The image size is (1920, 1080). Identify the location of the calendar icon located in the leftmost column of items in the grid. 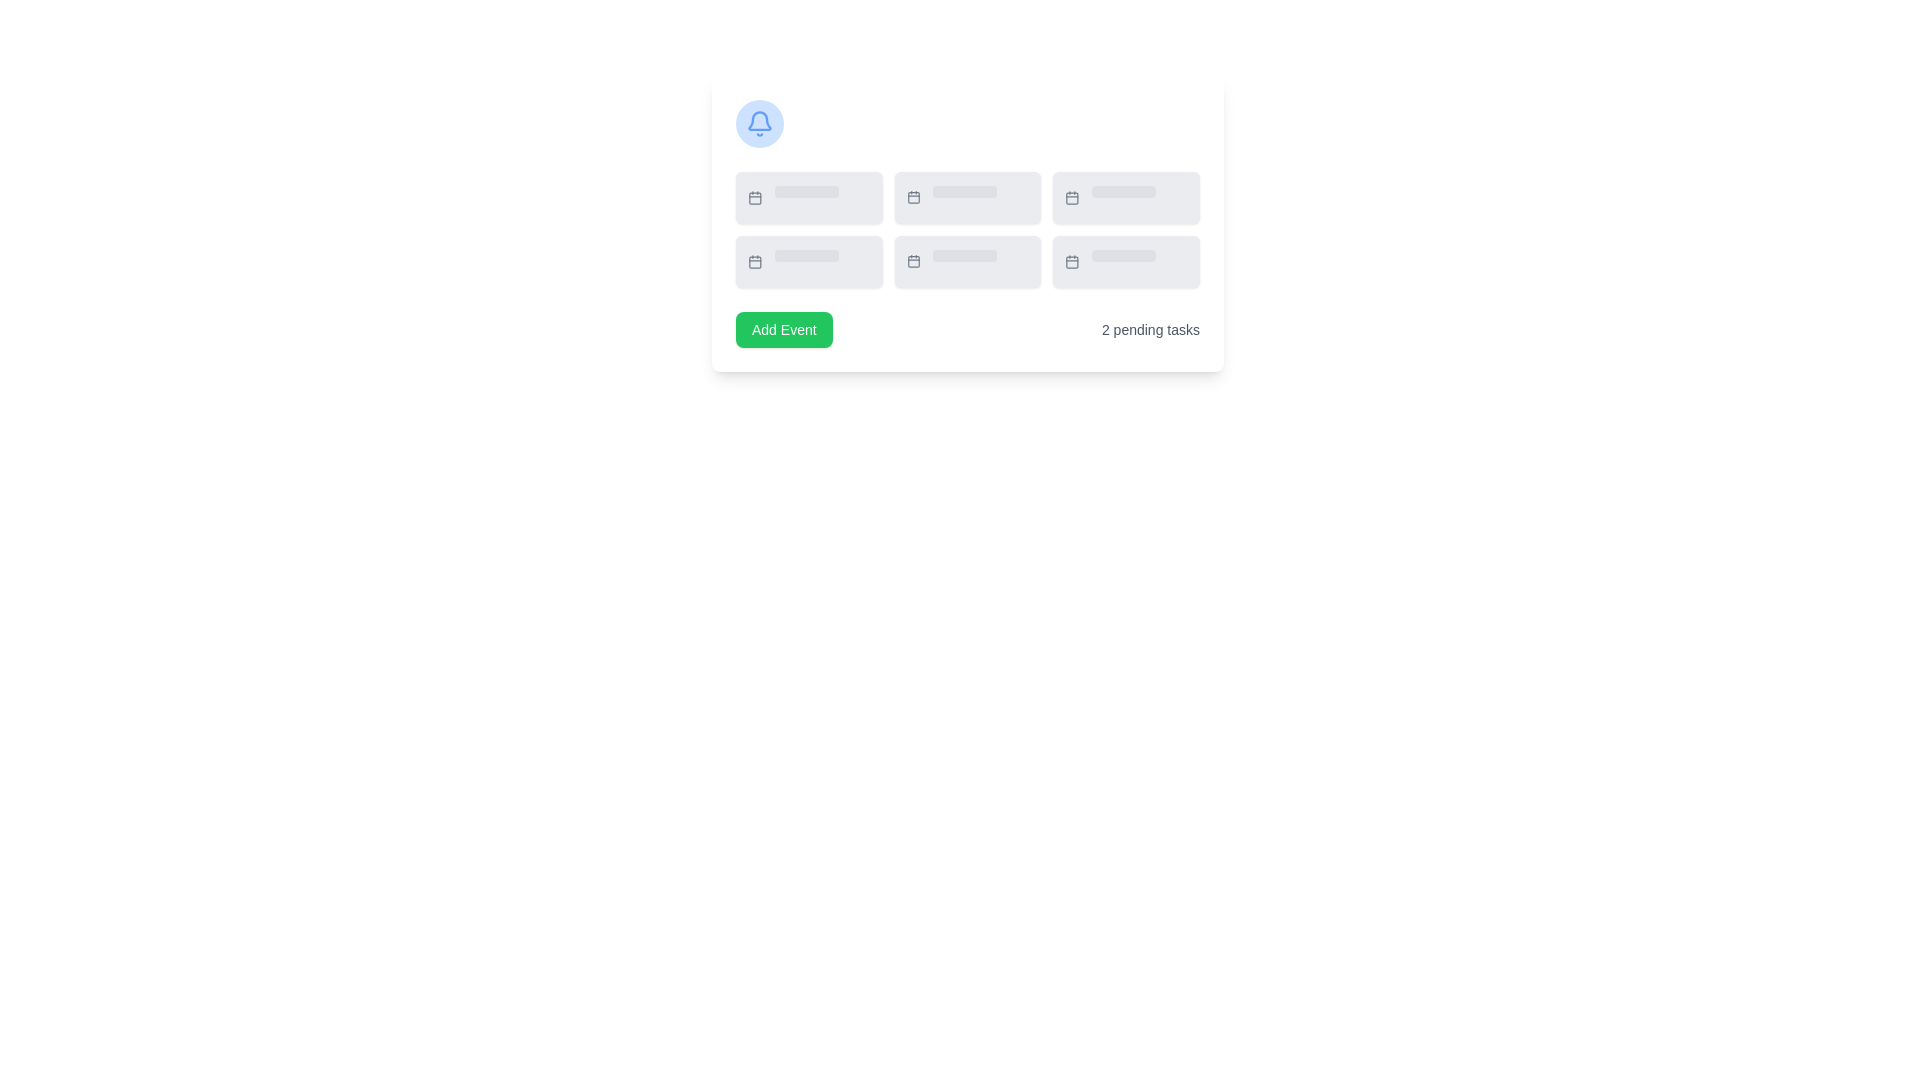
(754, 197).